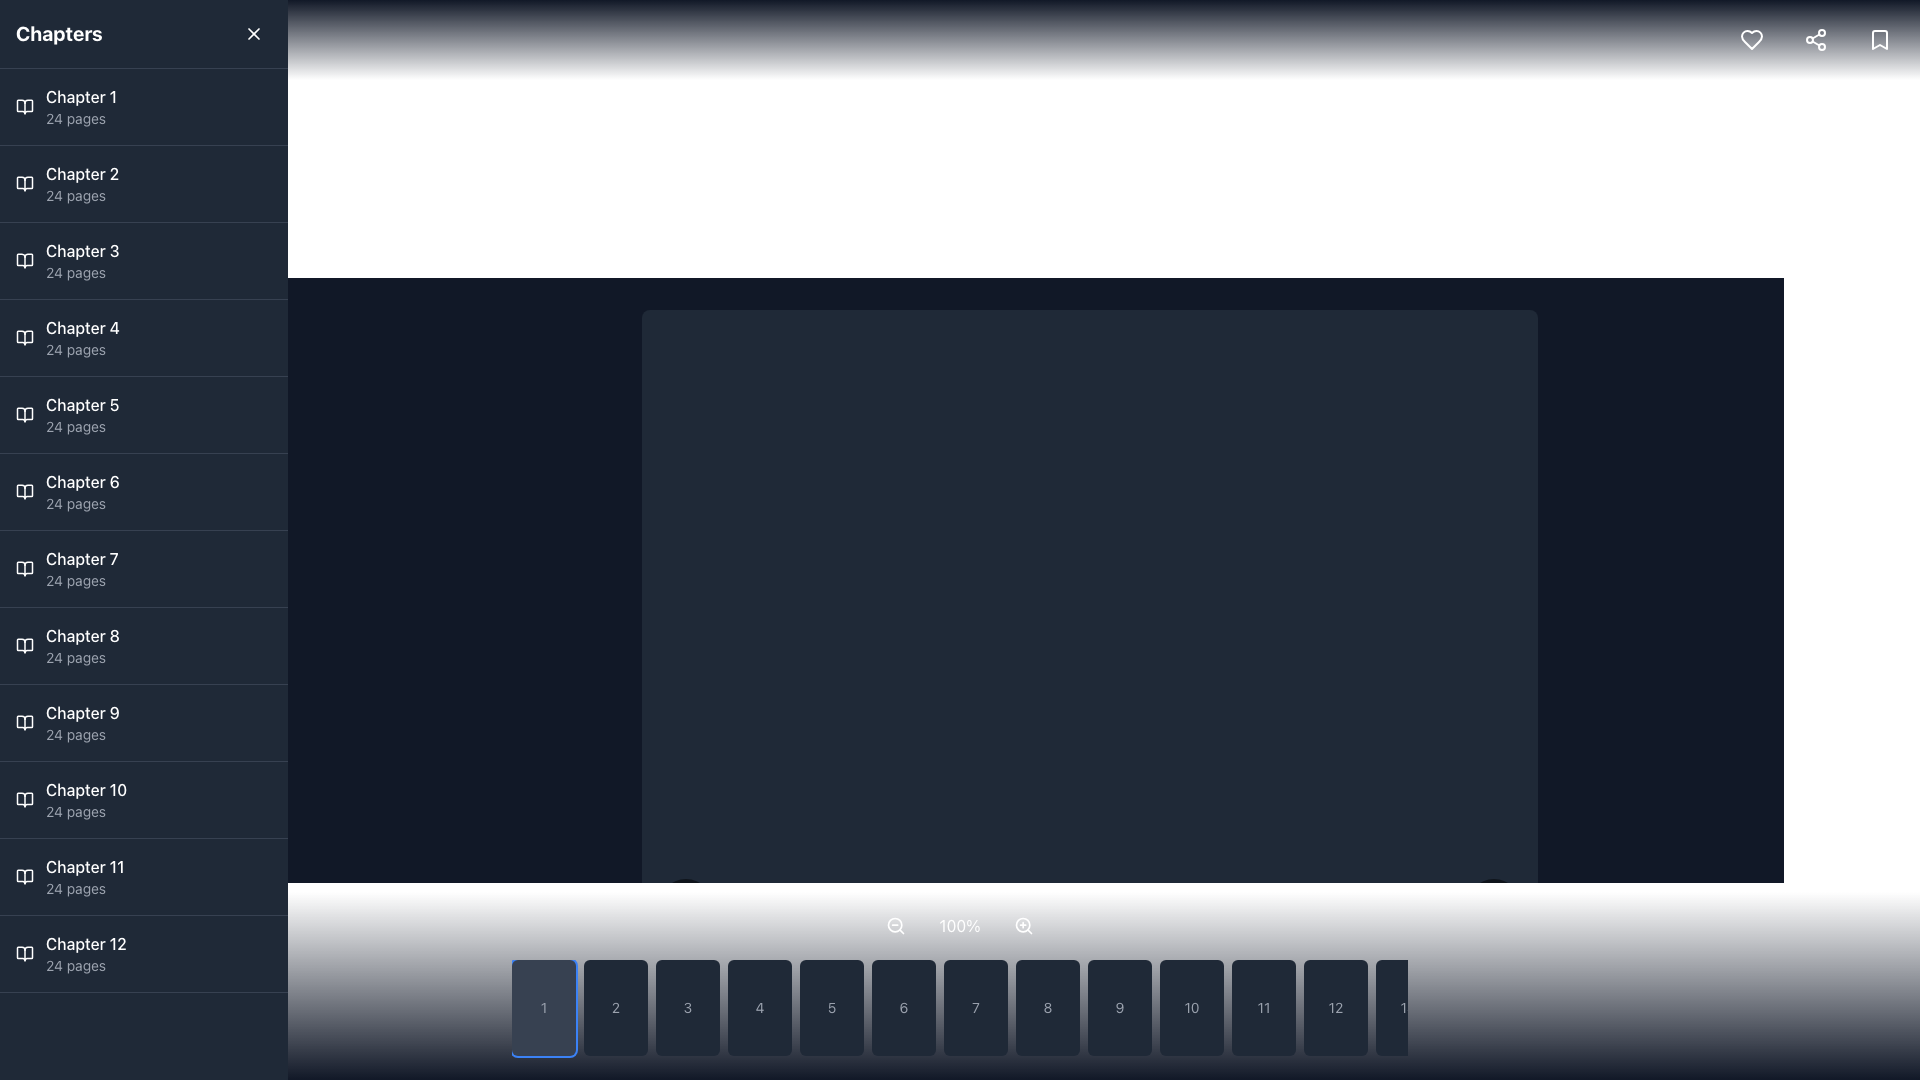  What do you see at coordinates (894, 925) in the screenshot?
I see `the central circle of the 'zoom-out' icon, which serves a decorative purpose in the toolbar interface` at bounding box center [894, 925].